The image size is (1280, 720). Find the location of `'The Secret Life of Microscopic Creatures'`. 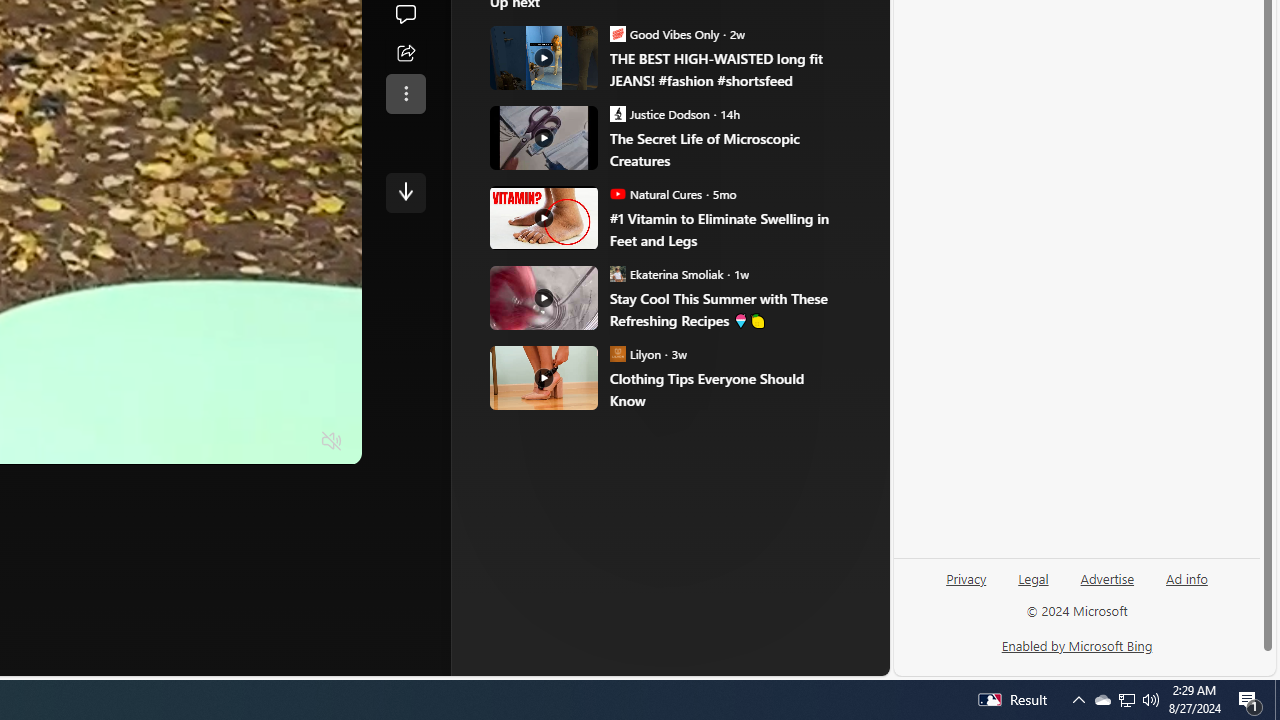

'The Secret Life of Microscopic Creatures' is located at coordinates (725, 149).